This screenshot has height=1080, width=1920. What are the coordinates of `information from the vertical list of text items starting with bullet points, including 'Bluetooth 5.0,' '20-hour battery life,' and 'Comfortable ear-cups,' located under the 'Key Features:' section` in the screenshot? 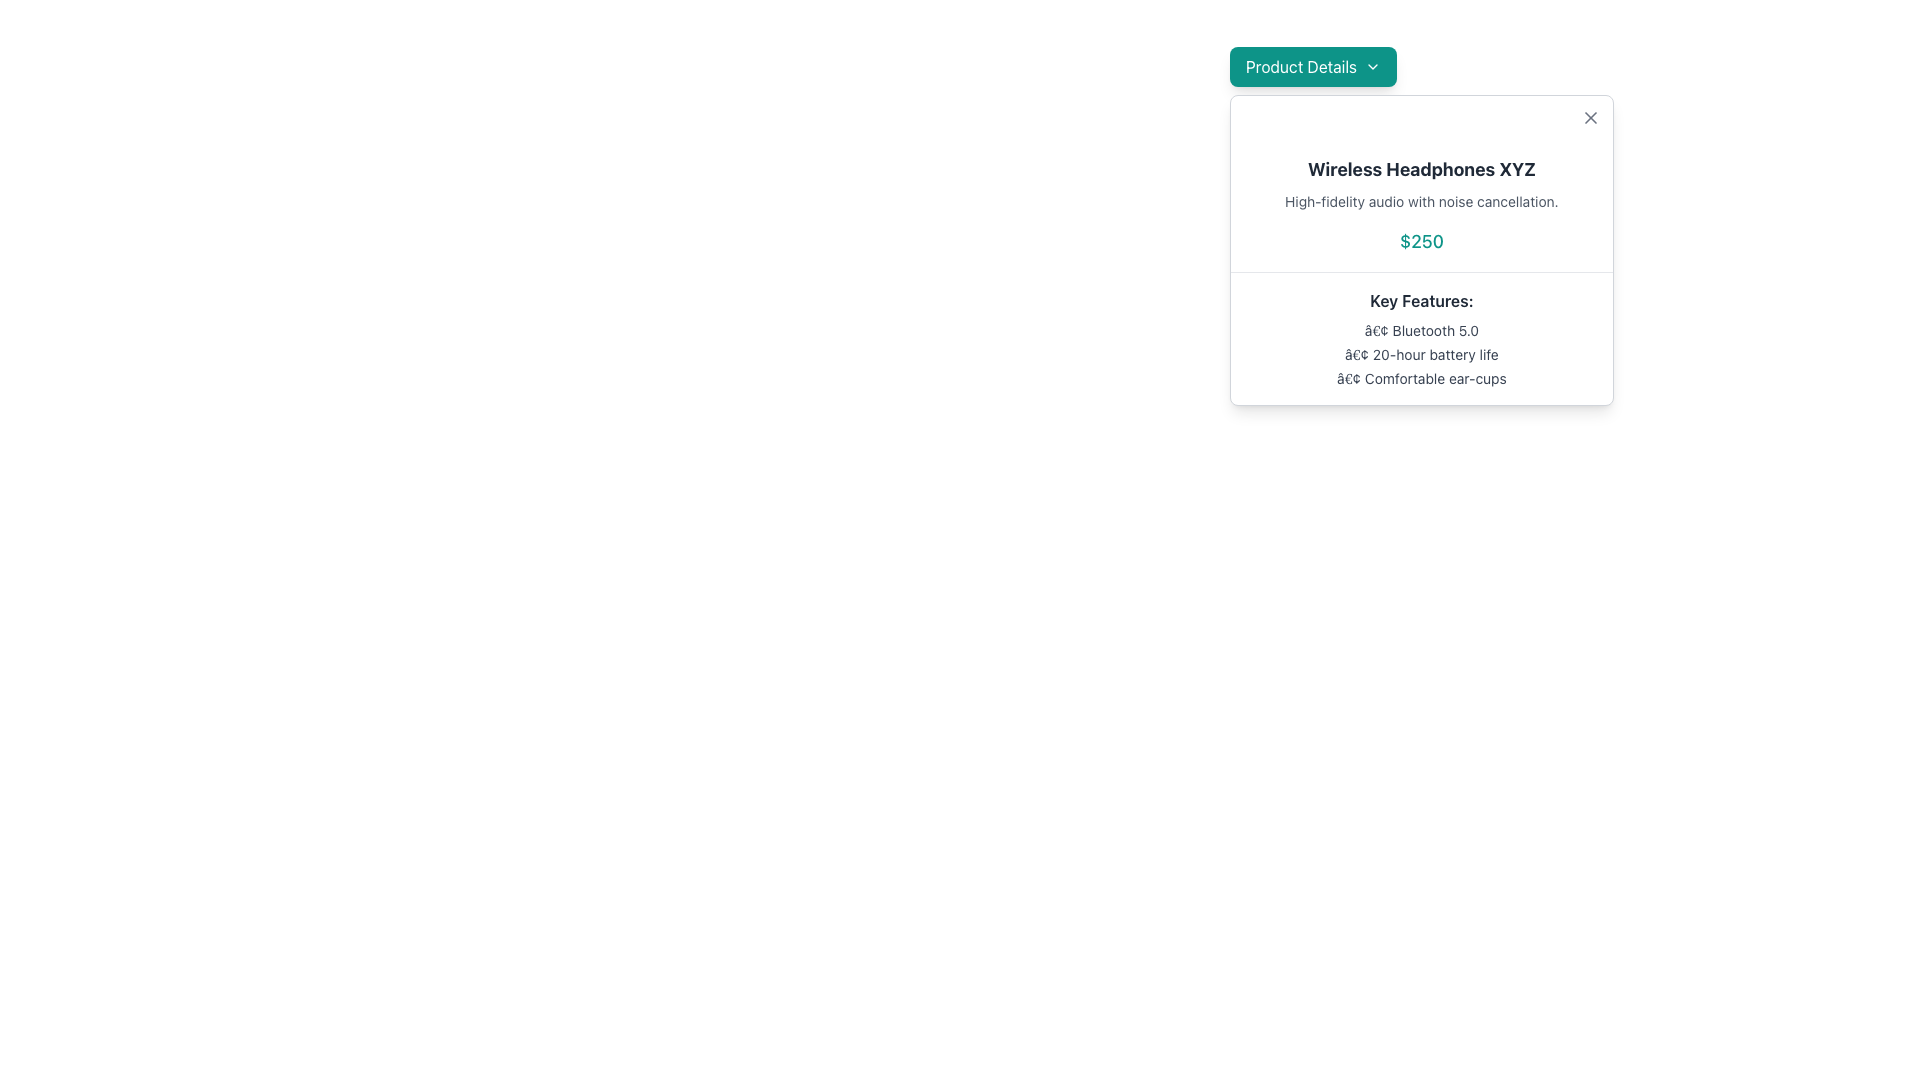 It's located at (1420, 353).